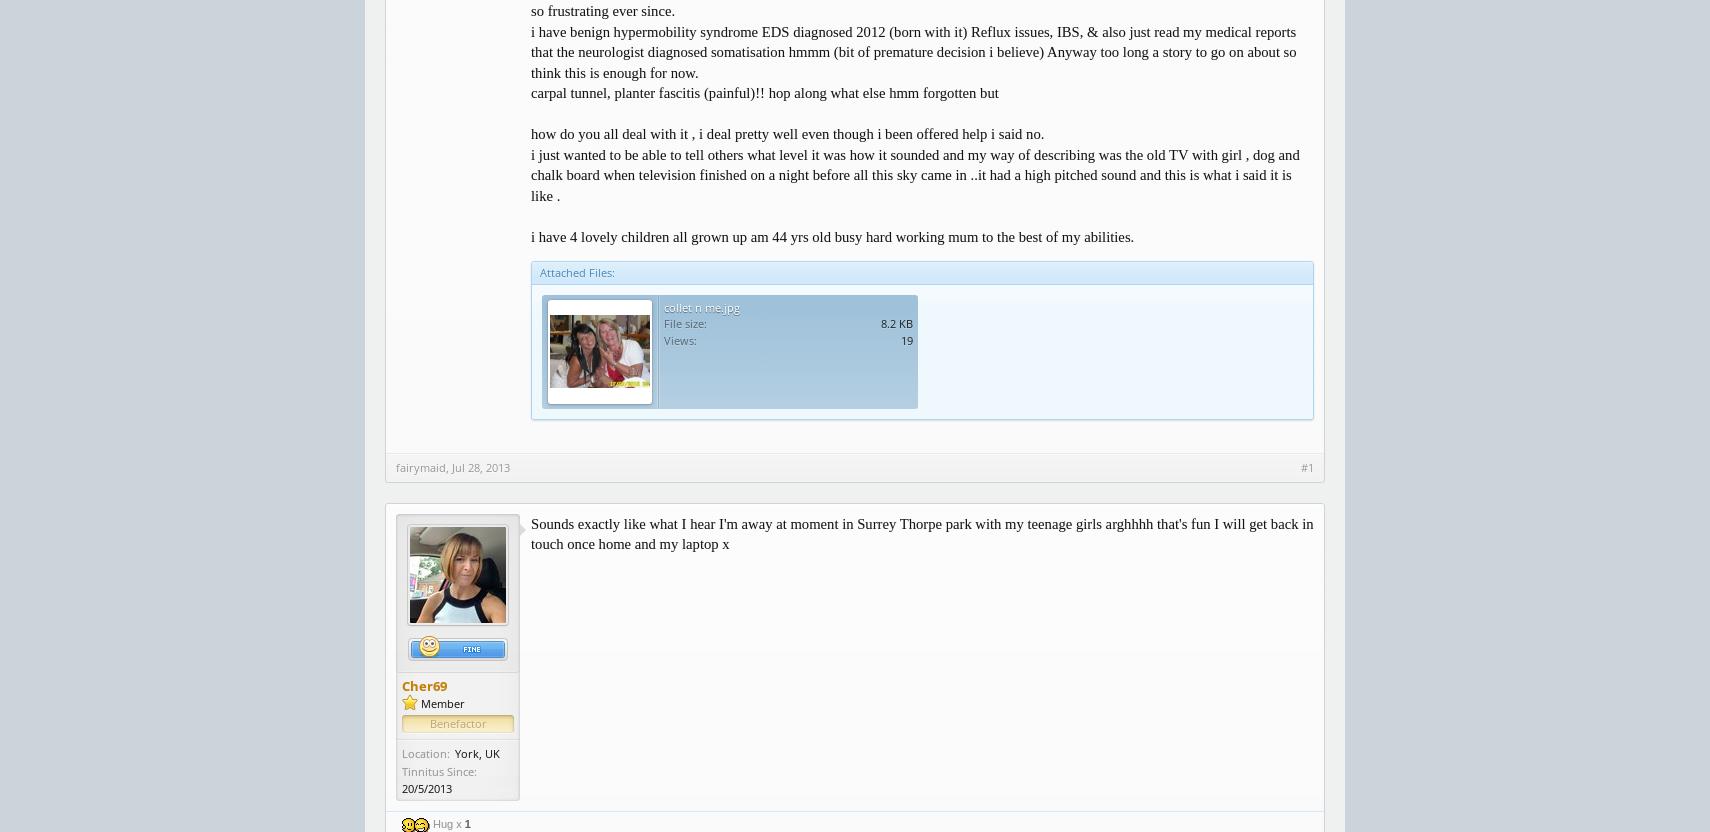  What do you see at coordinates (451, 466) in the screenshot?
I see `'Jul 28, 2013'` at bounding box center [451, 466].